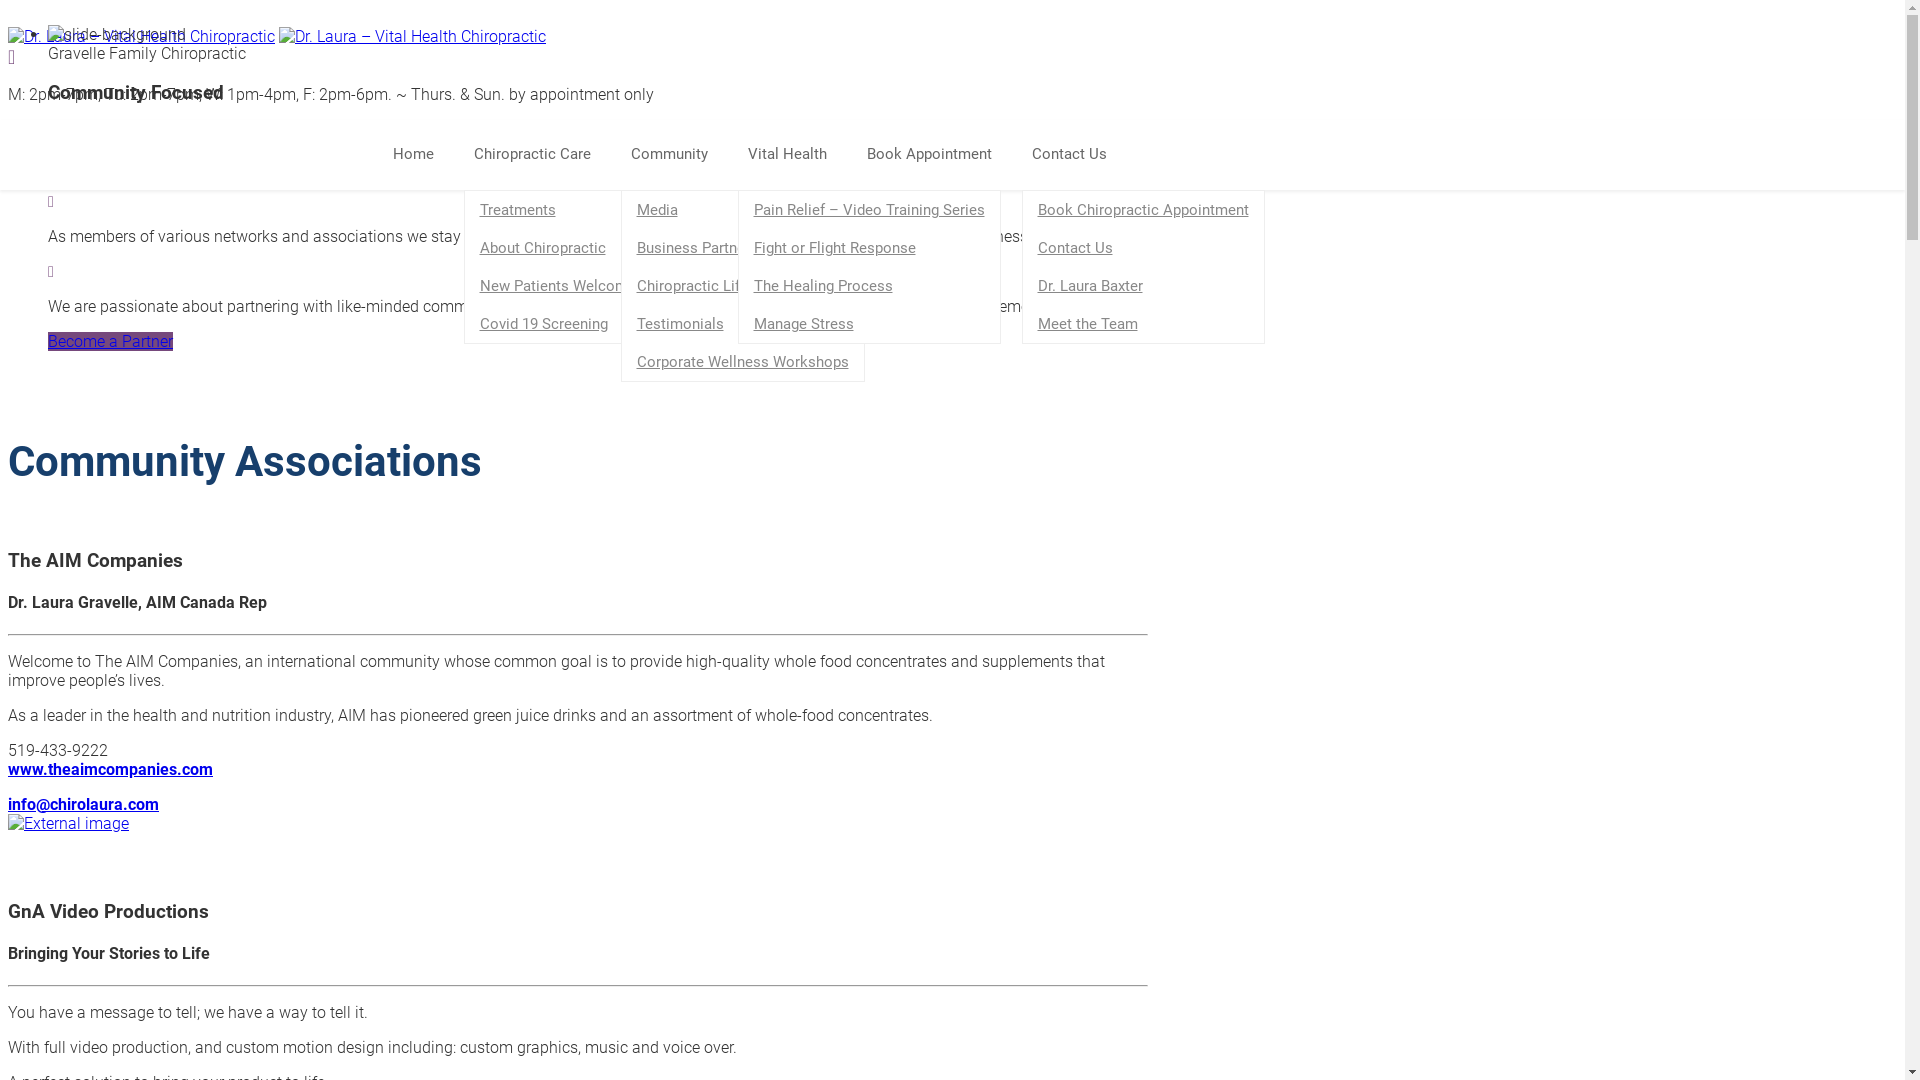  What do you see at coordinates (678, 153) in the screenshot?
I see `'Community'` at bounding box center [678, 153].